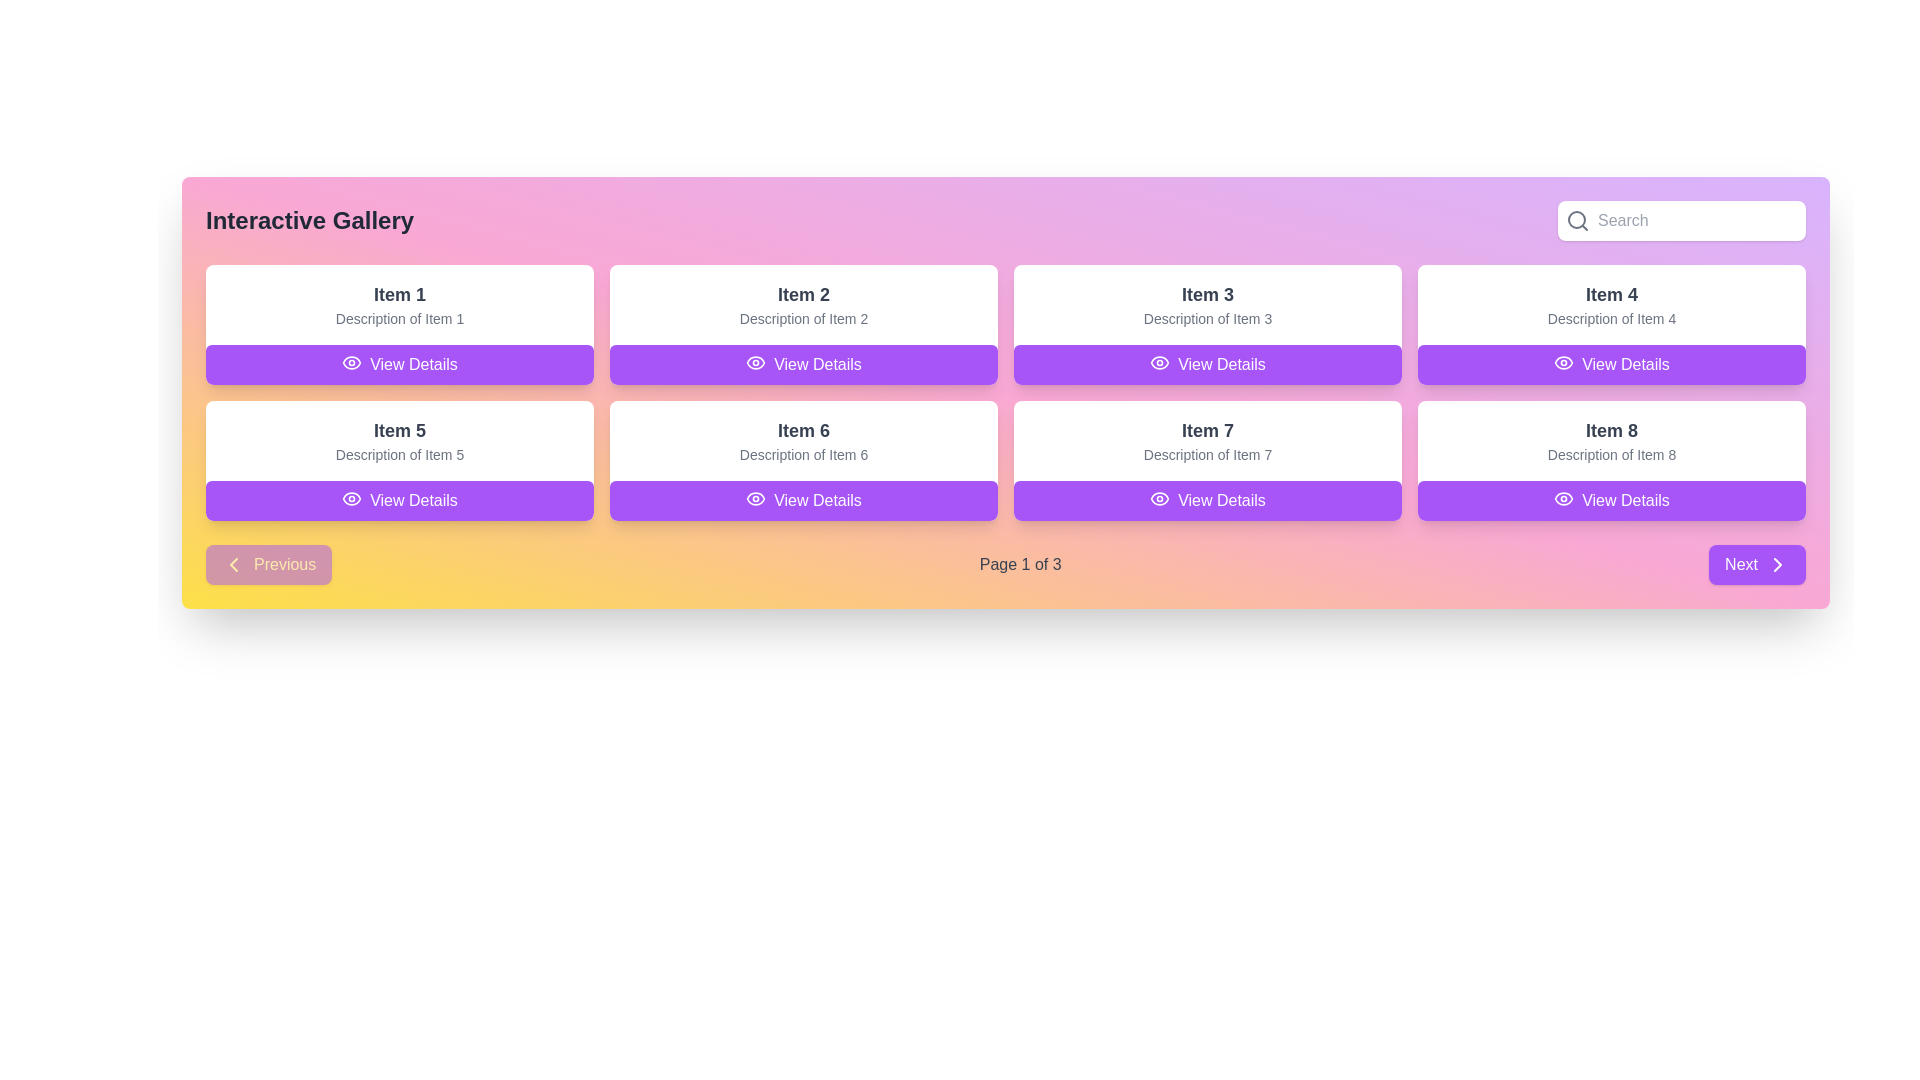 The width and height of the screenshot is (1920, 1080). What do you see at coordinates (1207, 318) in the screenshot?
I see `the text label displaying 'Description of Item 3', which is positioned below the title 'Item 3' in the top-right cell of a 2x4 grid` at bounding box center [1207, 318].